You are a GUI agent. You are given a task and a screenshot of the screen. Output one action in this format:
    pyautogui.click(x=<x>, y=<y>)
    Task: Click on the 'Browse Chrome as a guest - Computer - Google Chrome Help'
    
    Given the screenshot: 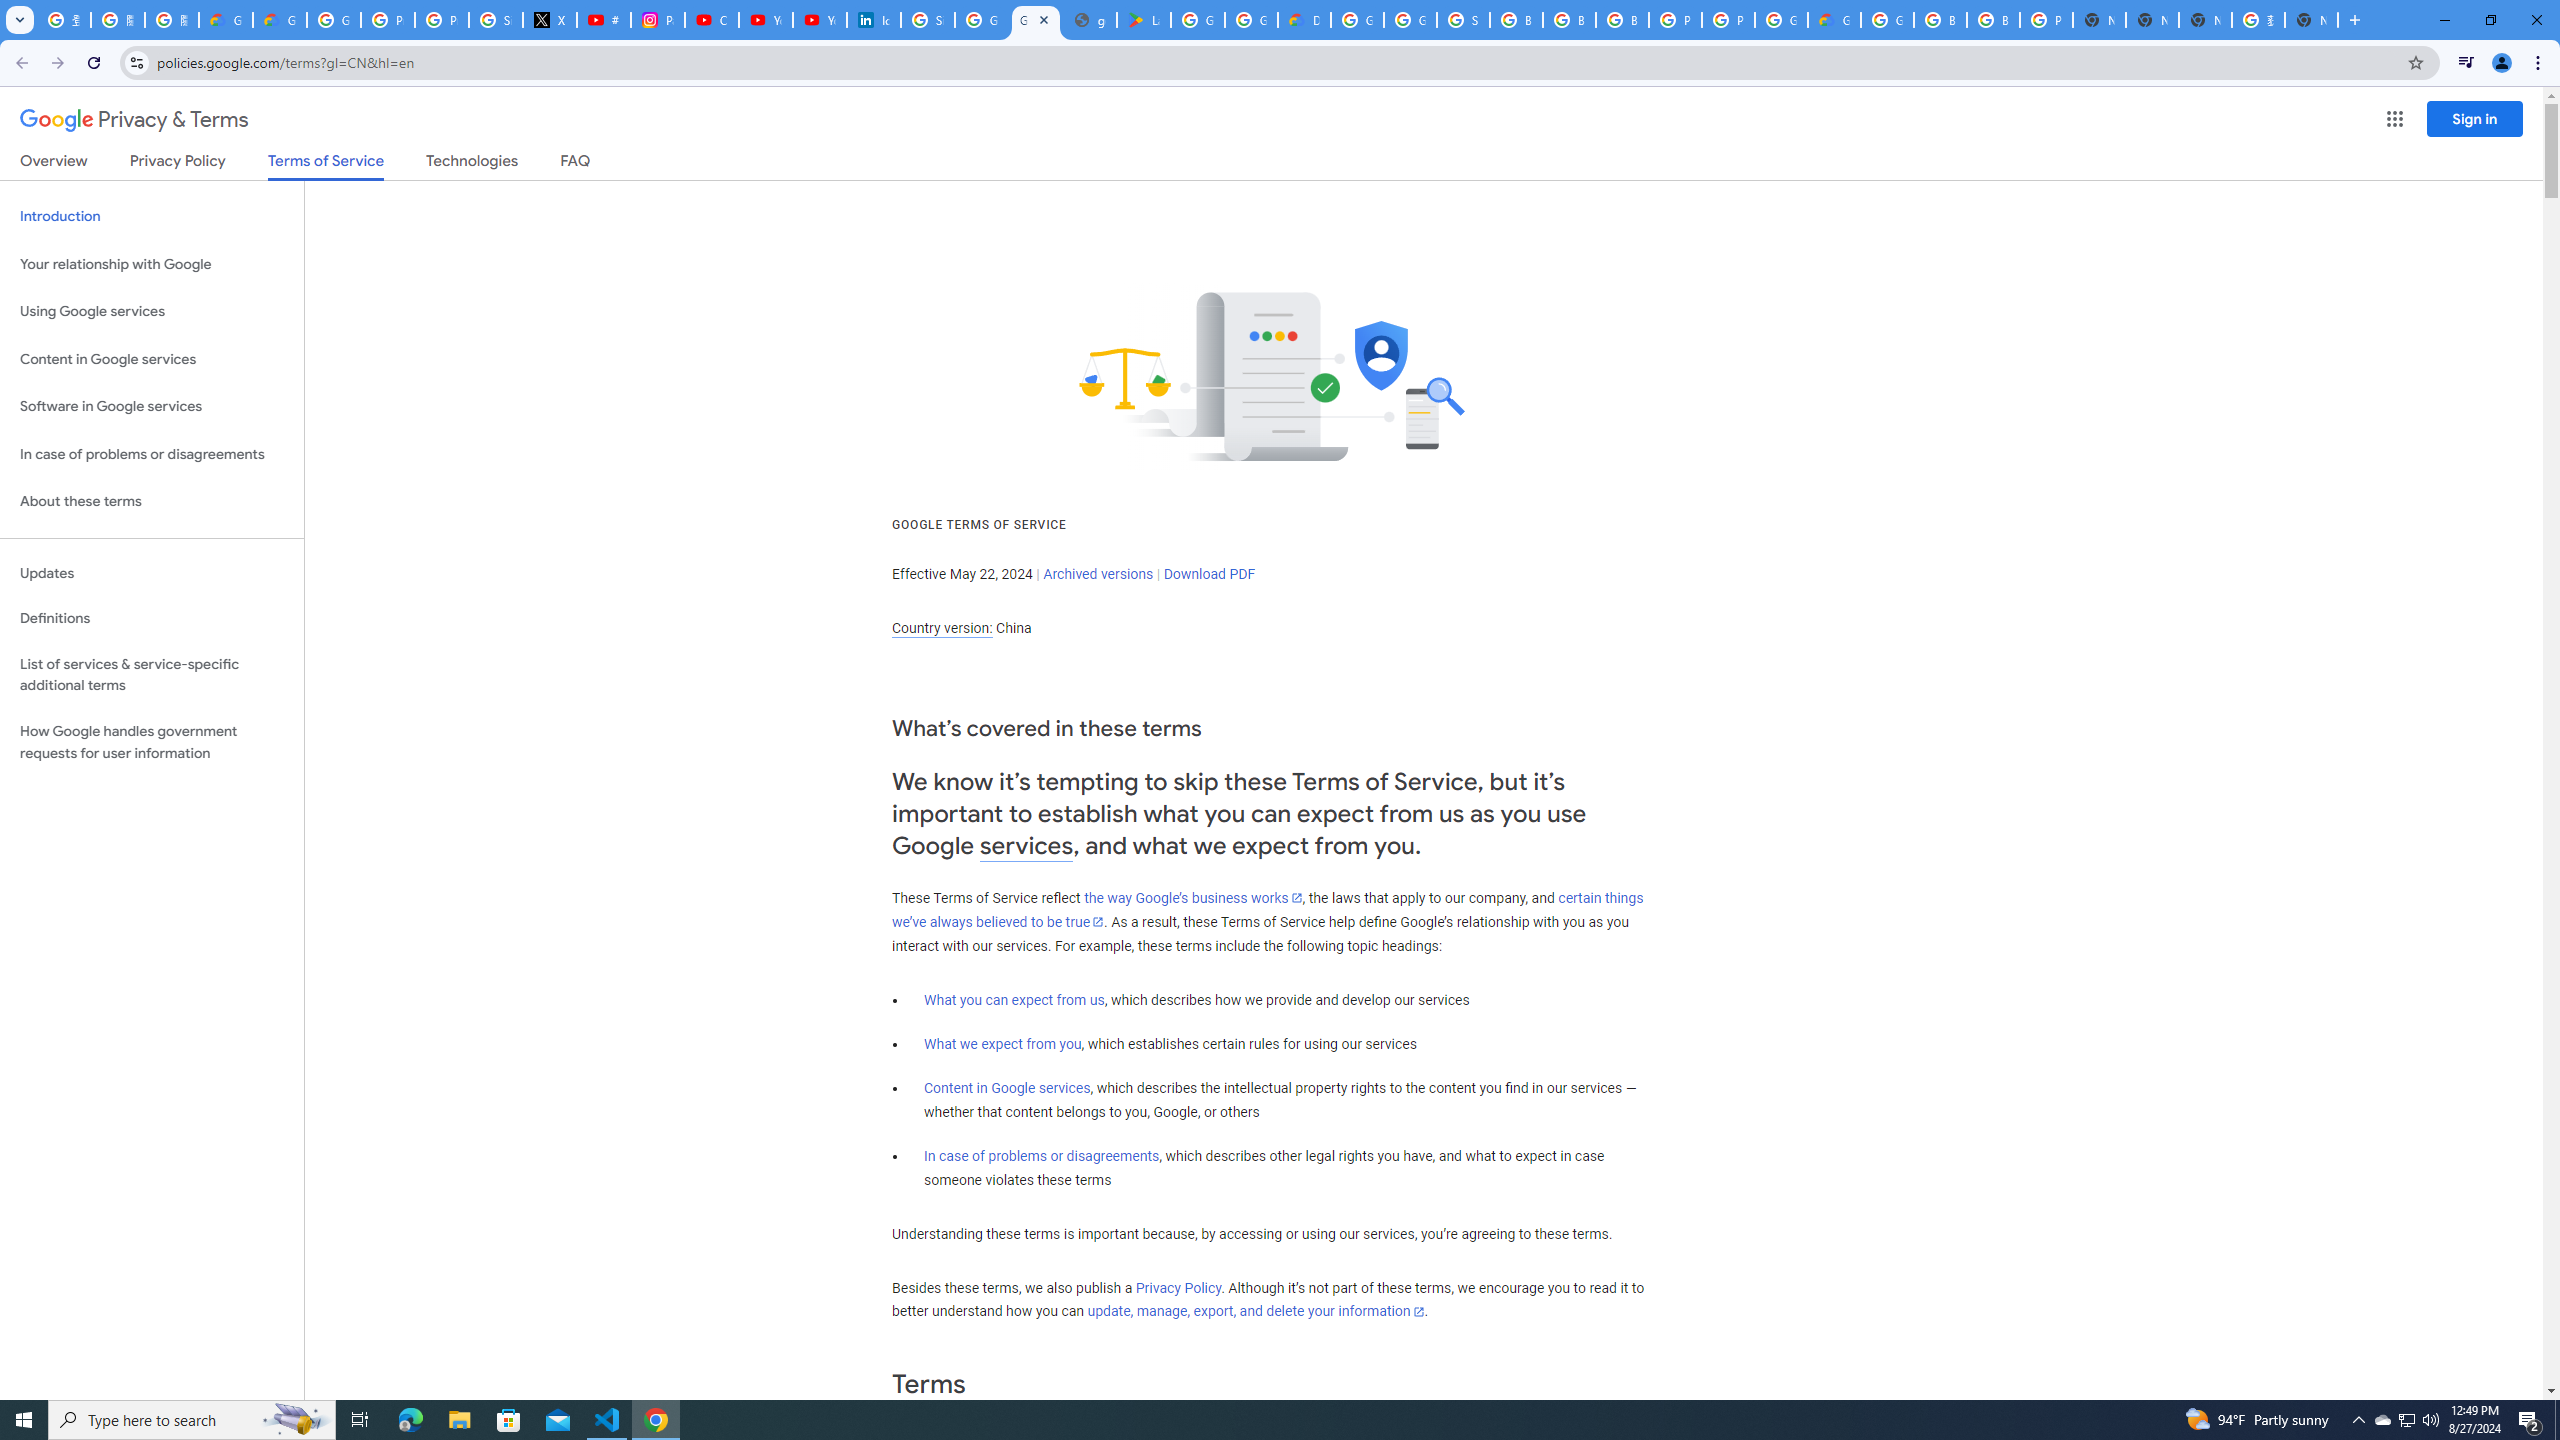 What is the action you would take?
    pyautogui.click(x=1569, y=19)
    